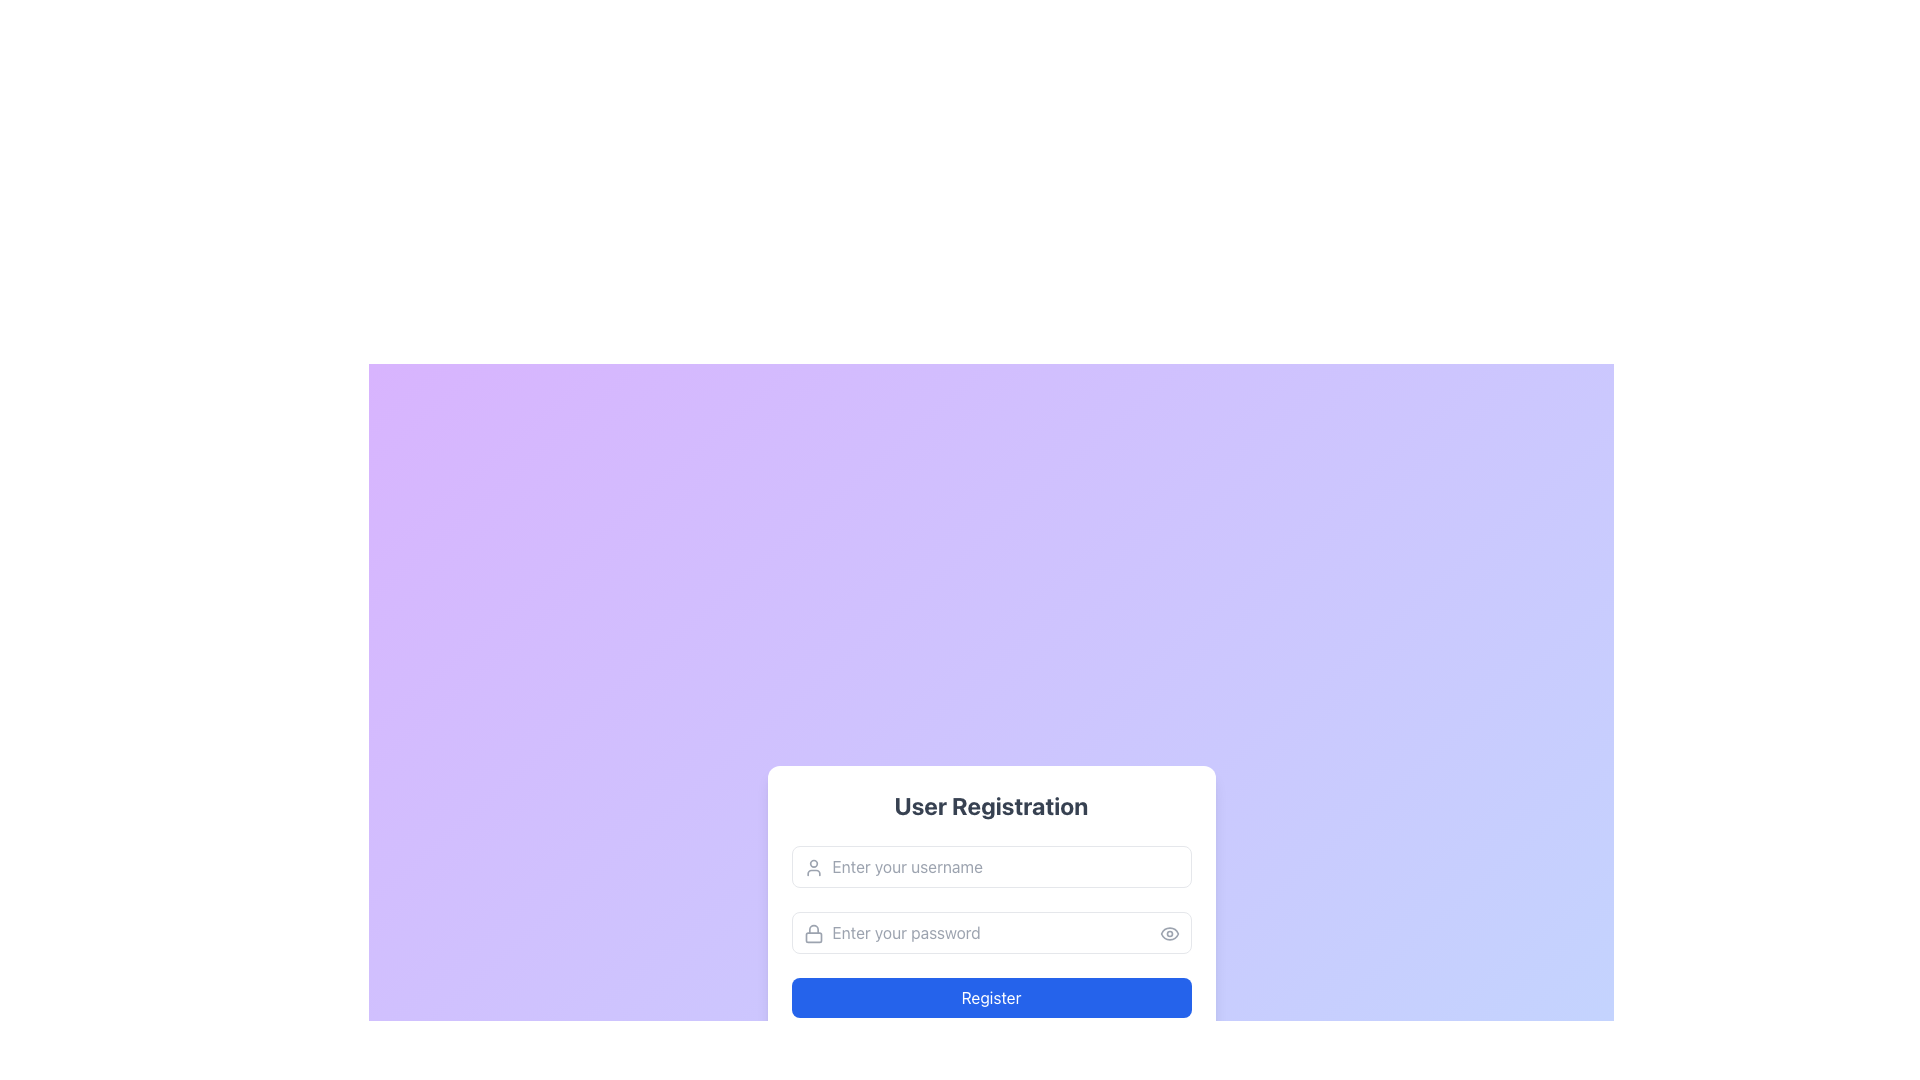  What do you see at coordinates (813, 866) in the screenshot?
I see `the user profile icon, which is a light gray silhouette located at the top-left corner of the 'Enter your username' input field in the user registration form` at bounding box center [813, 866].